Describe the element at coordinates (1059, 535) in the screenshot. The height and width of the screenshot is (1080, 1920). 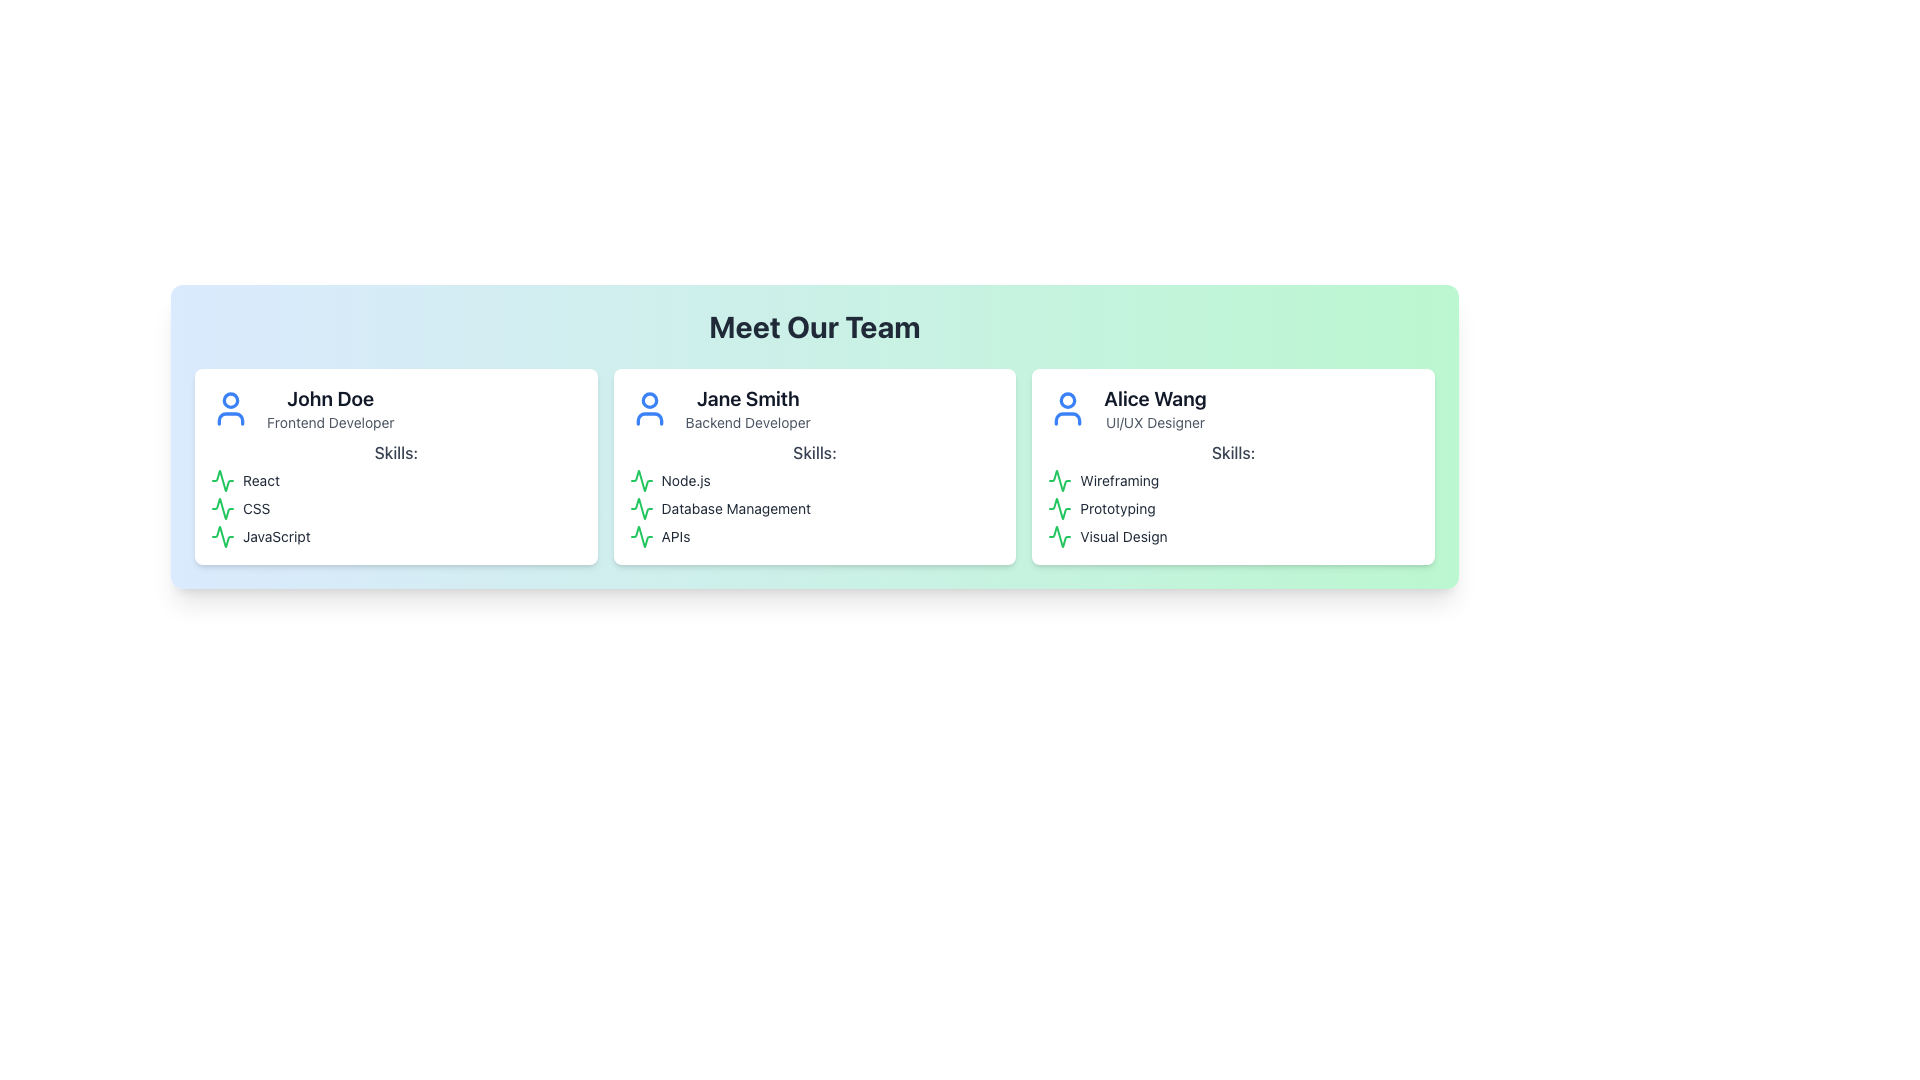
I see `the visual indicator icon associated with the text 'Visual Design' in the third team member profile card under the 'Skills' section` at that location.